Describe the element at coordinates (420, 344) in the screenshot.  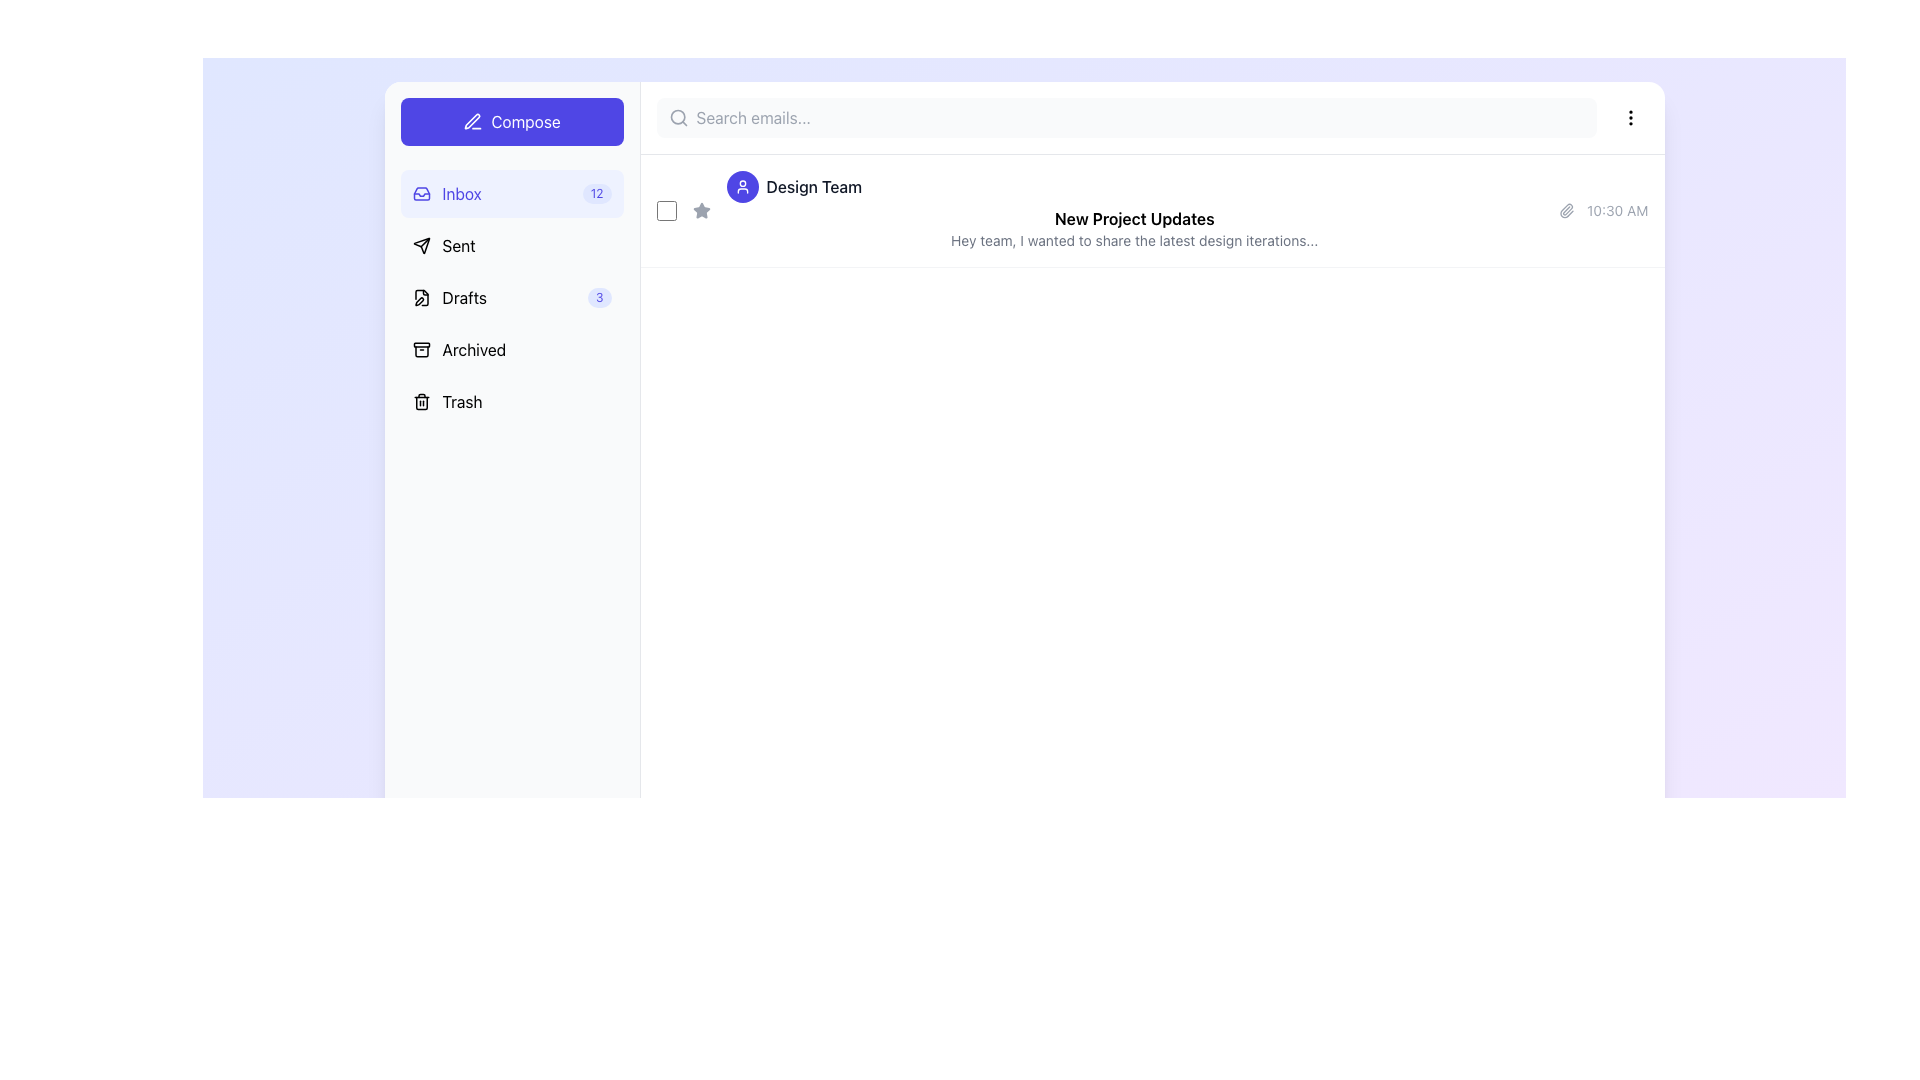
I see `the top horizontal bar of the 'Archived' graphical icon component, which is a narrow rectangular bar with rounded corners` at that location.